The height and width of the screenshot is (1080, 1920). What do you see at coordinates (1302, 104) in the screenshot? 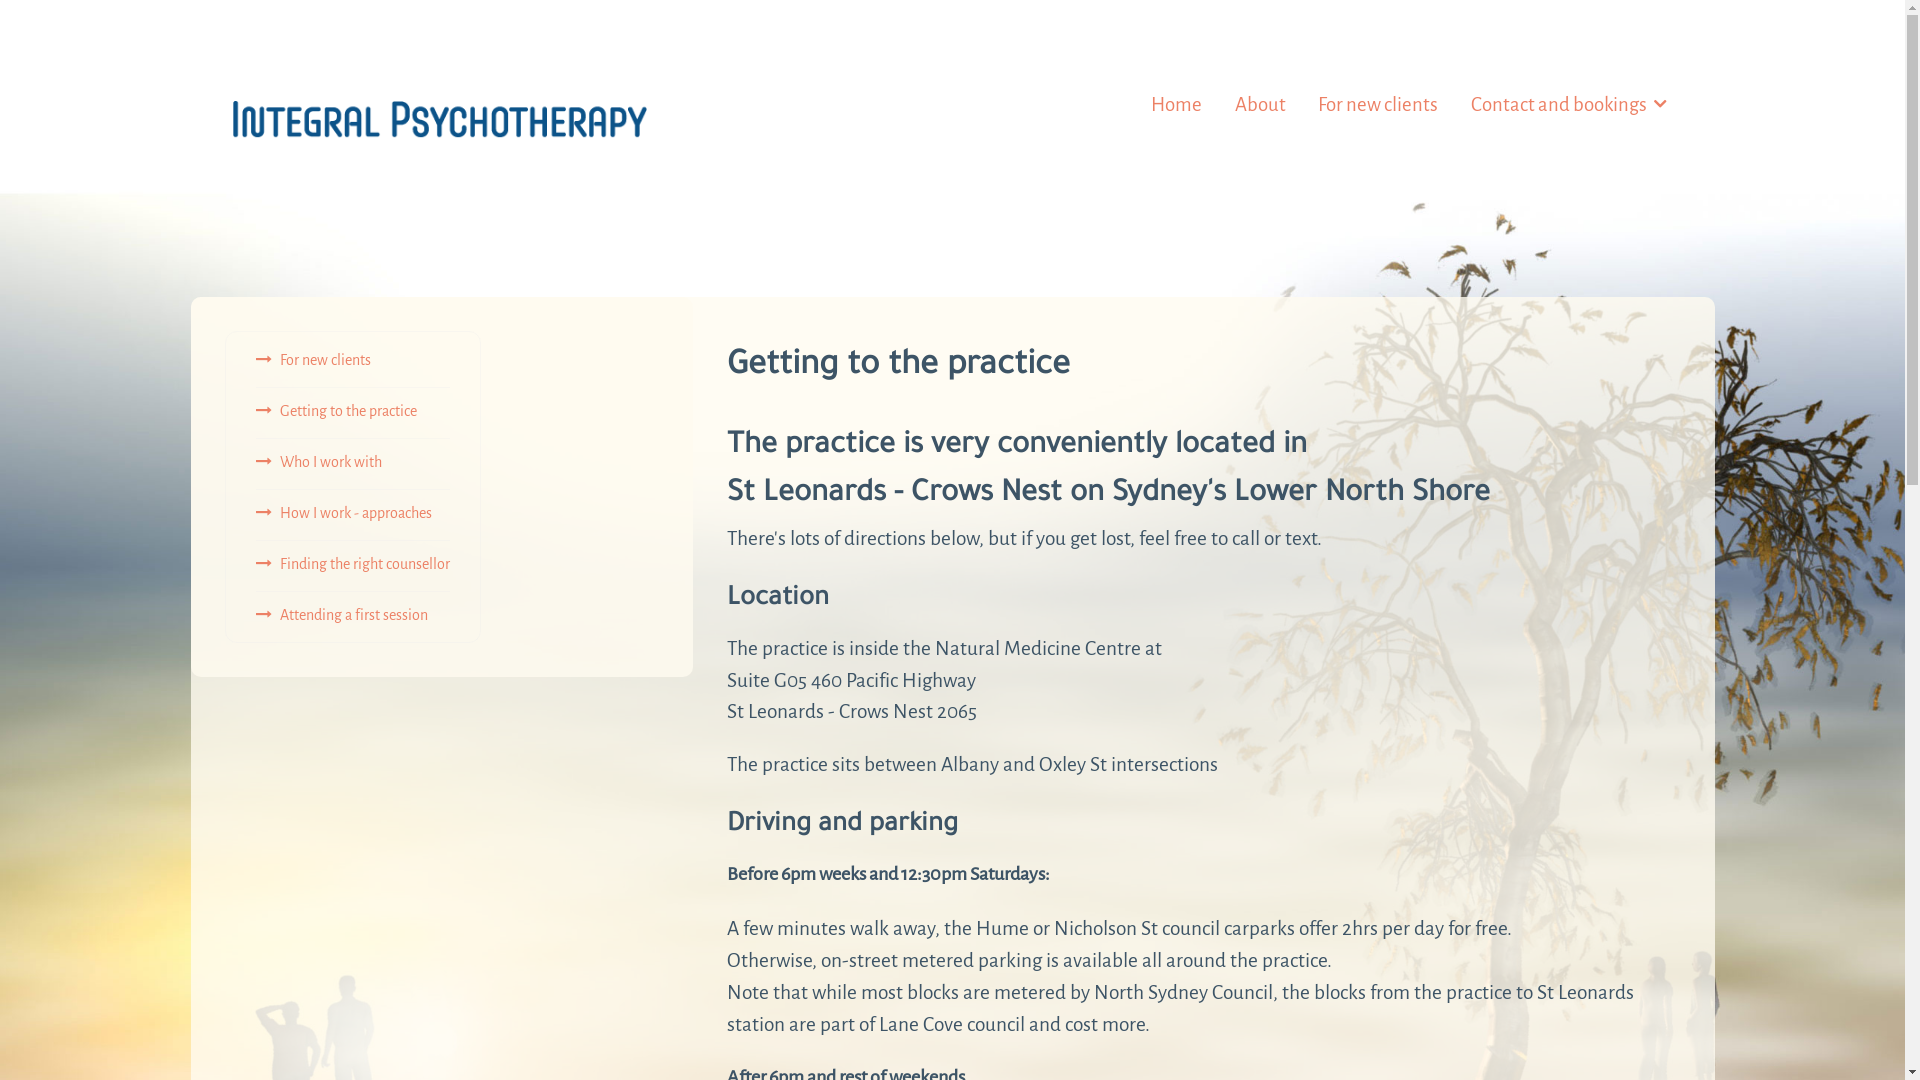
I see `'For new clients'` at bounding box center [1302, 104].